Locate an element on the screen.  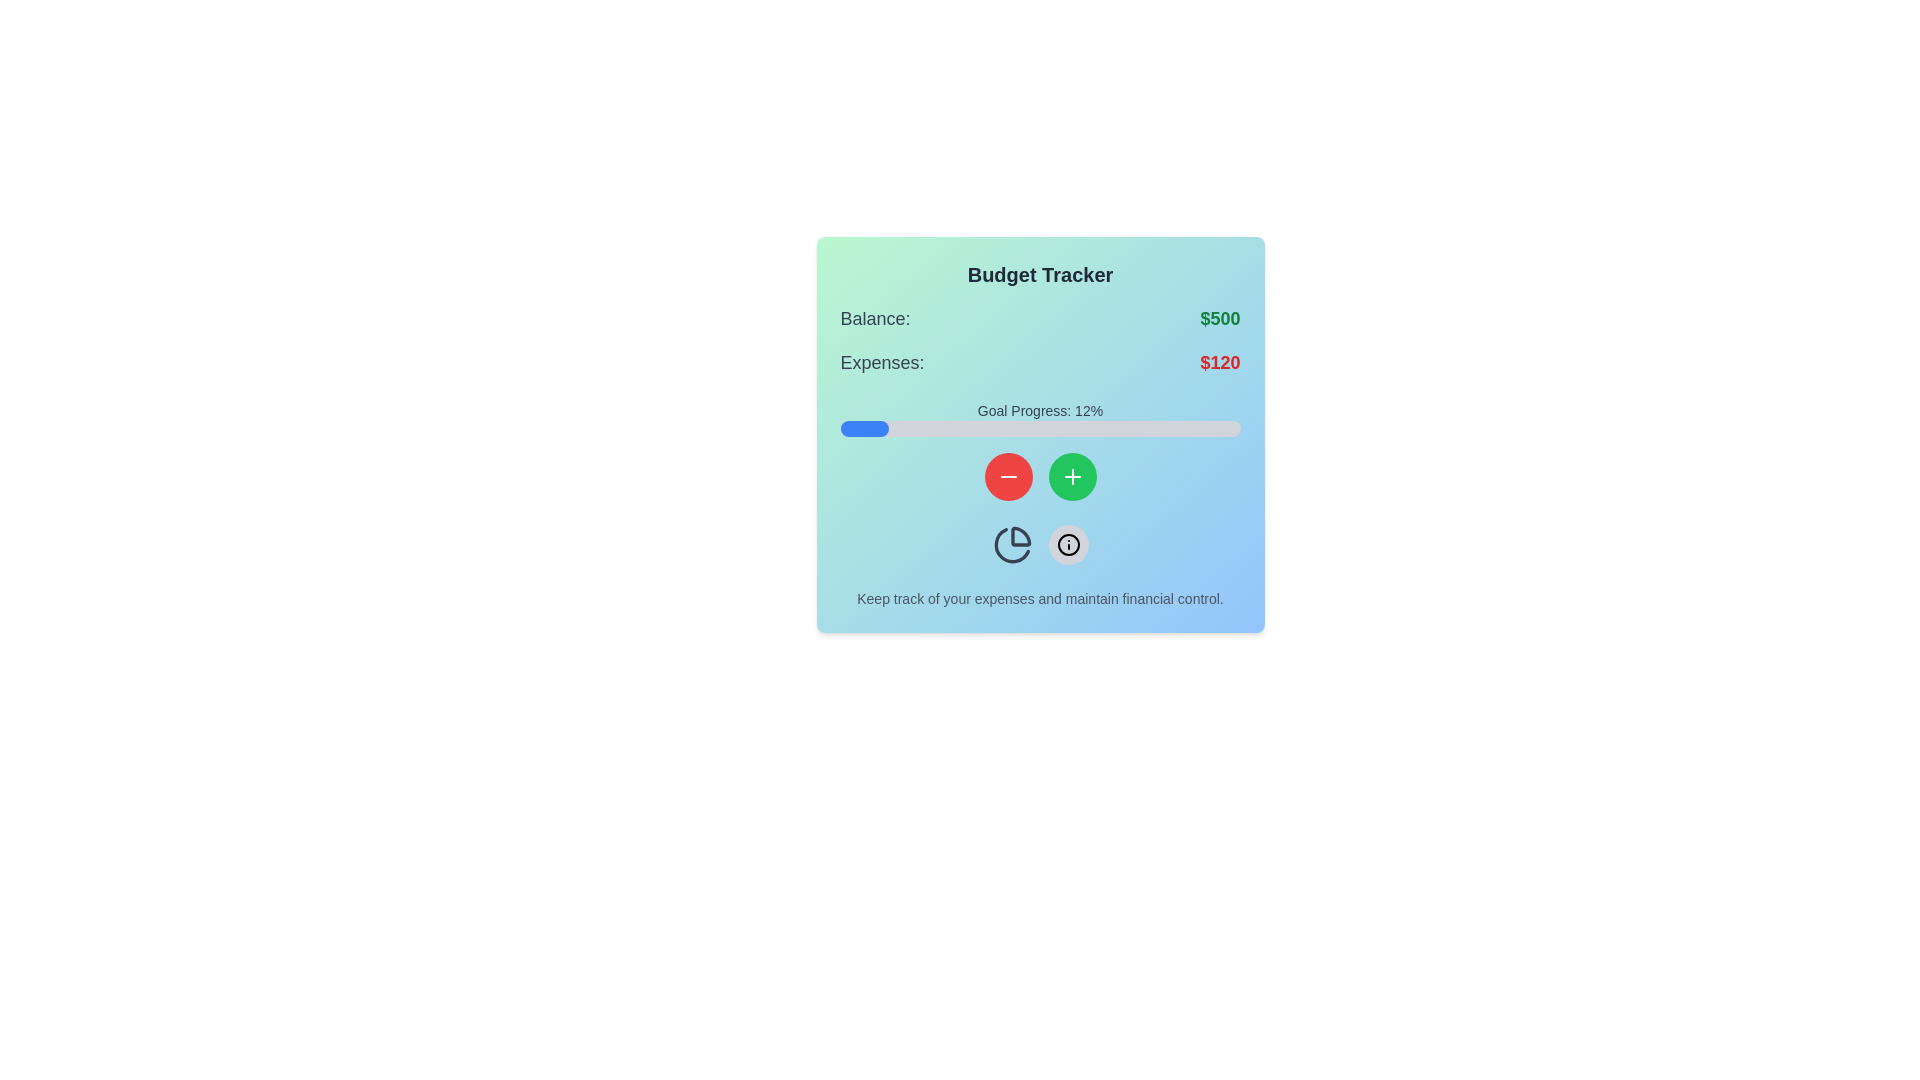
the pie chart icon, which is styled with thin lines and shaded dark gray is located at coordinates (1012, 544).